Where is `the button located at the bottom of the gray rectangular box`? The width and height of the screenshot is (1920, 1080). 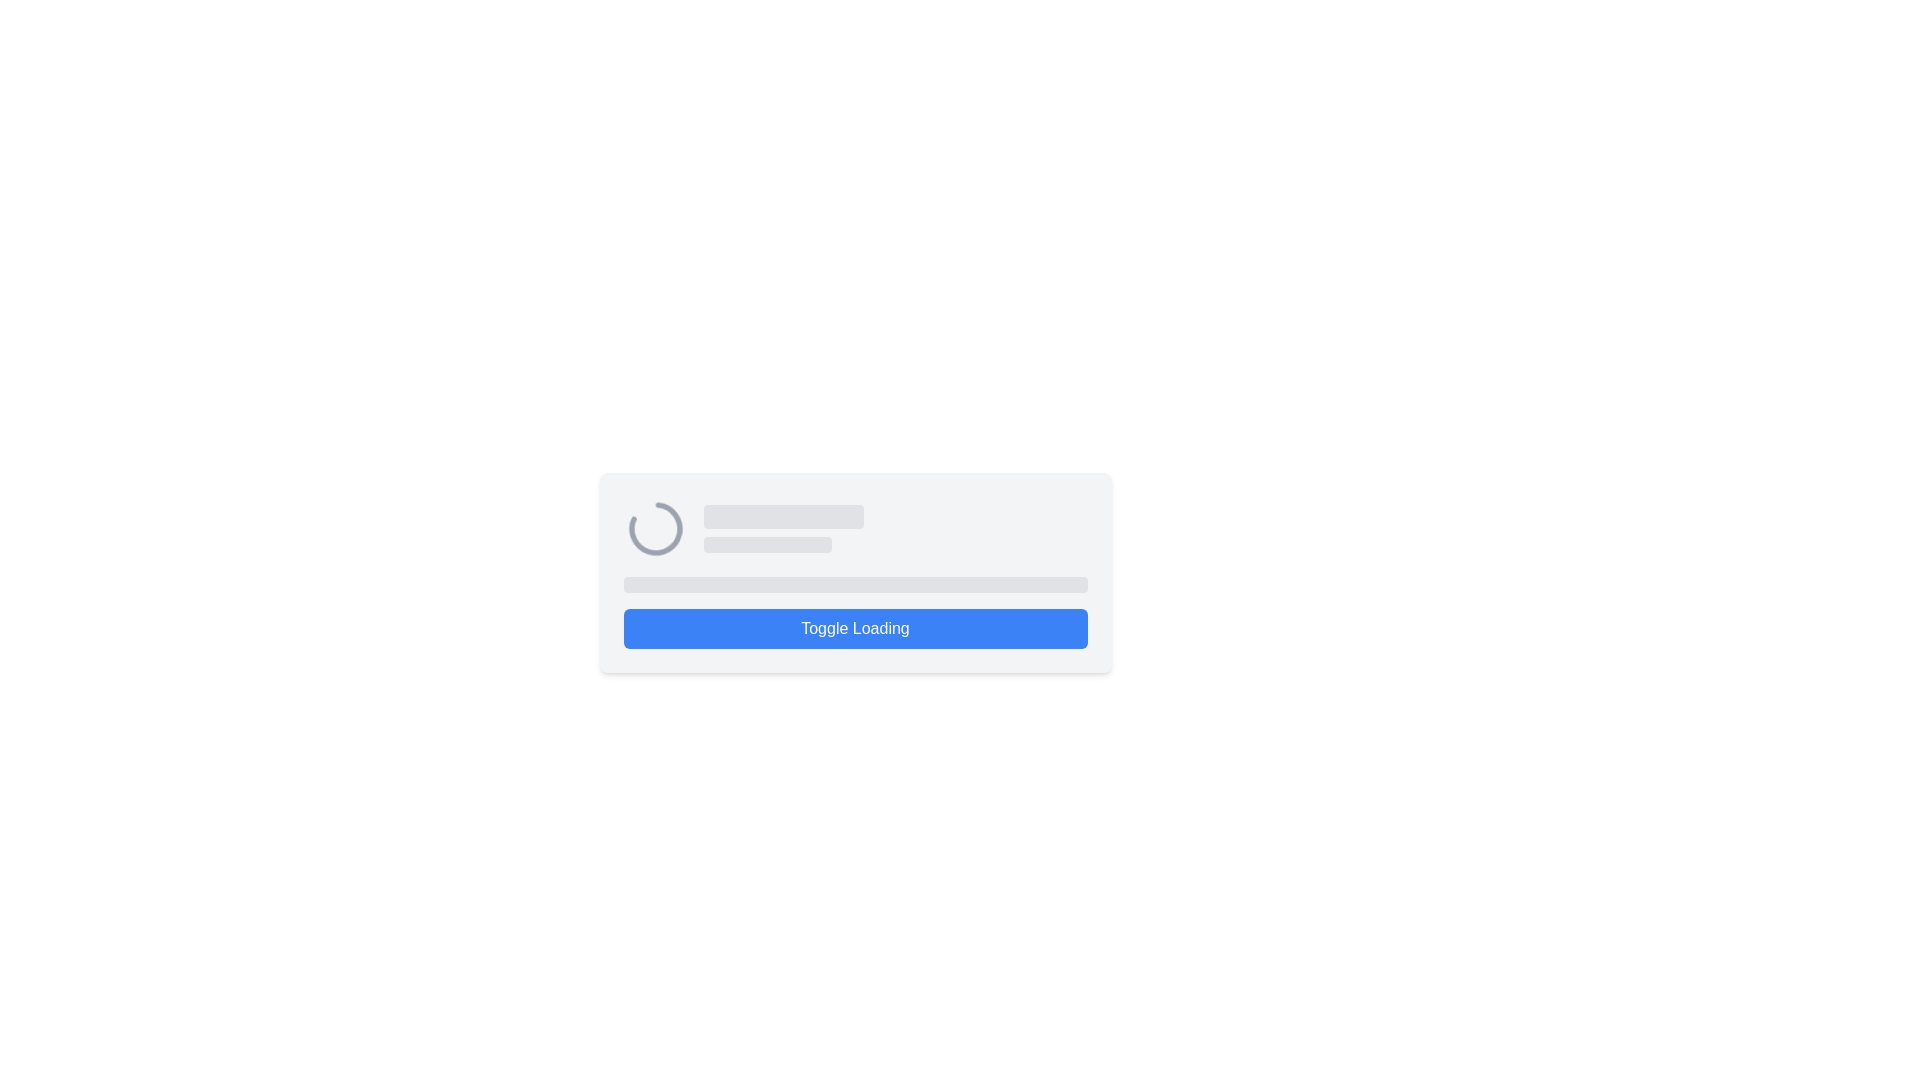
the button located at the bottom of the gray rectangular box is located at coordinates (855, 573).